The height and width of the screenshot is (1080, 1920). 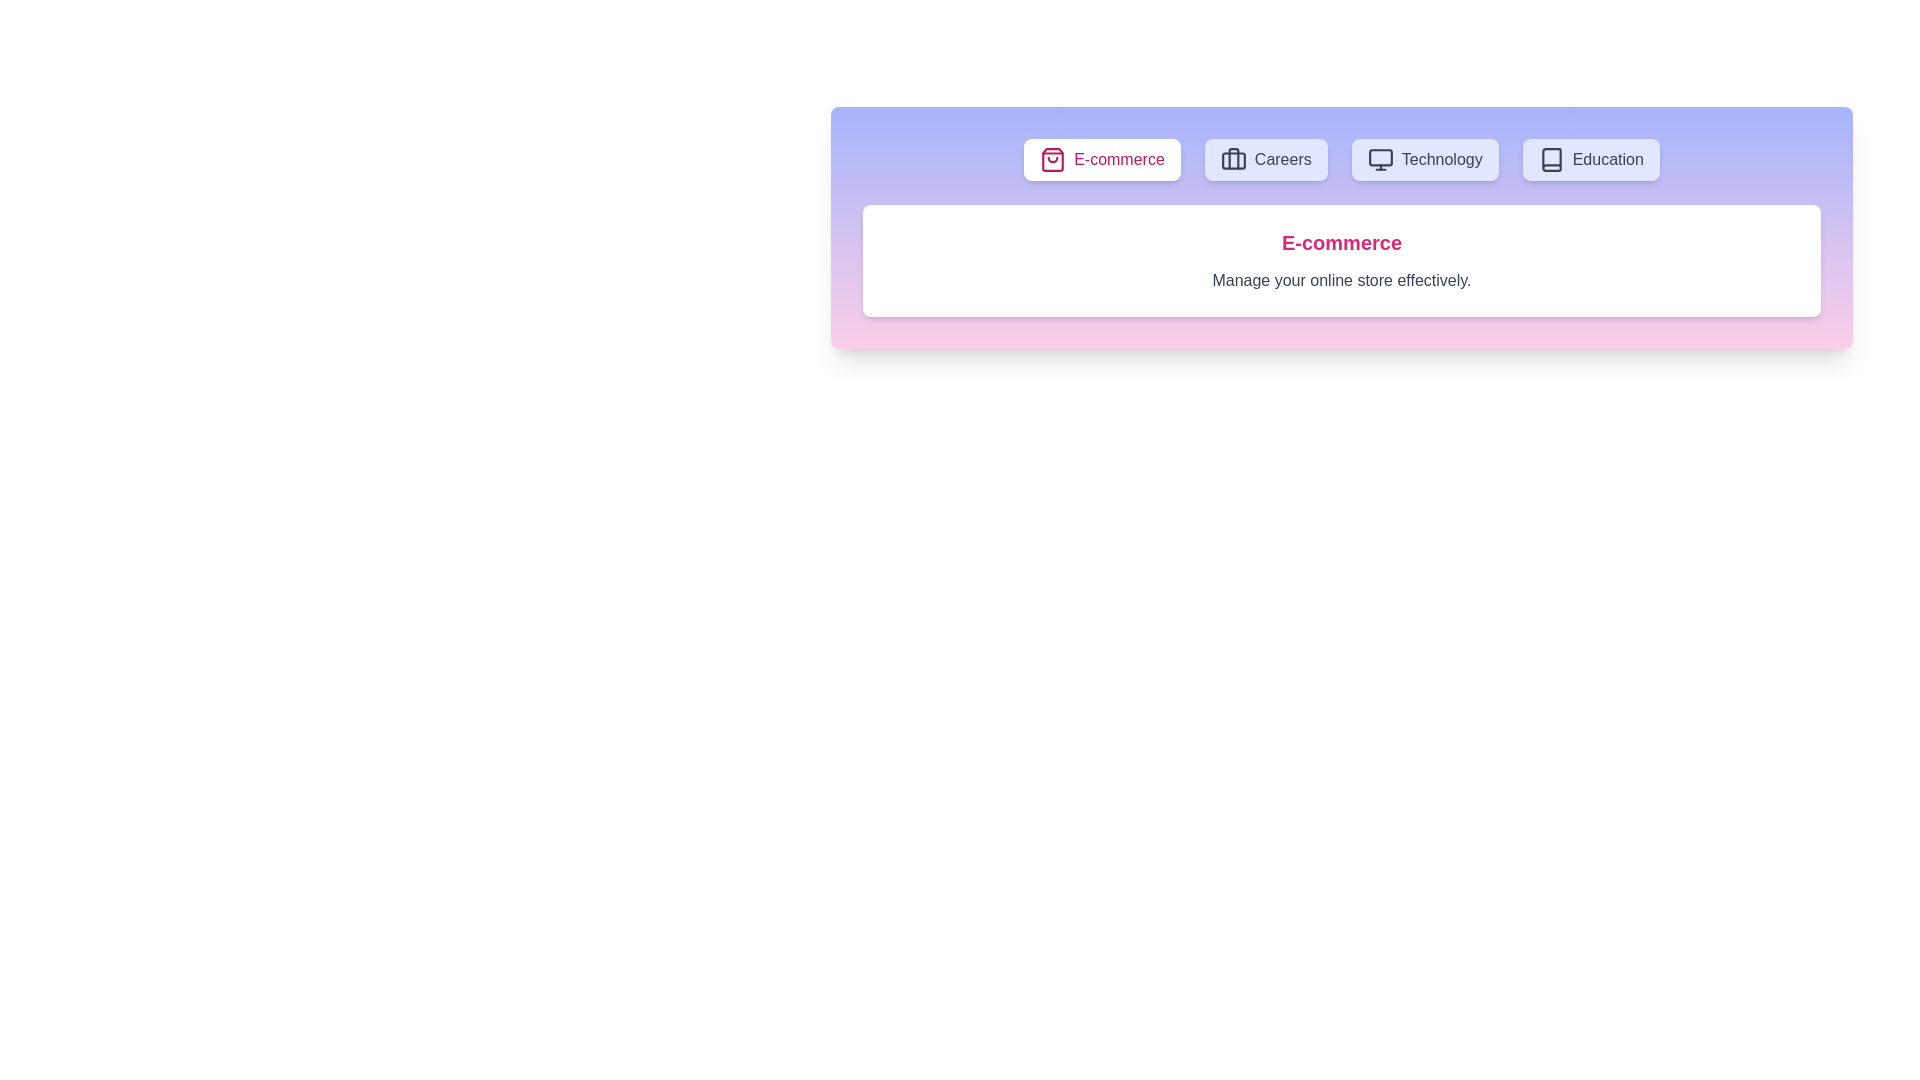 What do you see at coordinates (1589, 158) in the screenshot?
I see `the Education tab` at bounding box center [1589, 158].